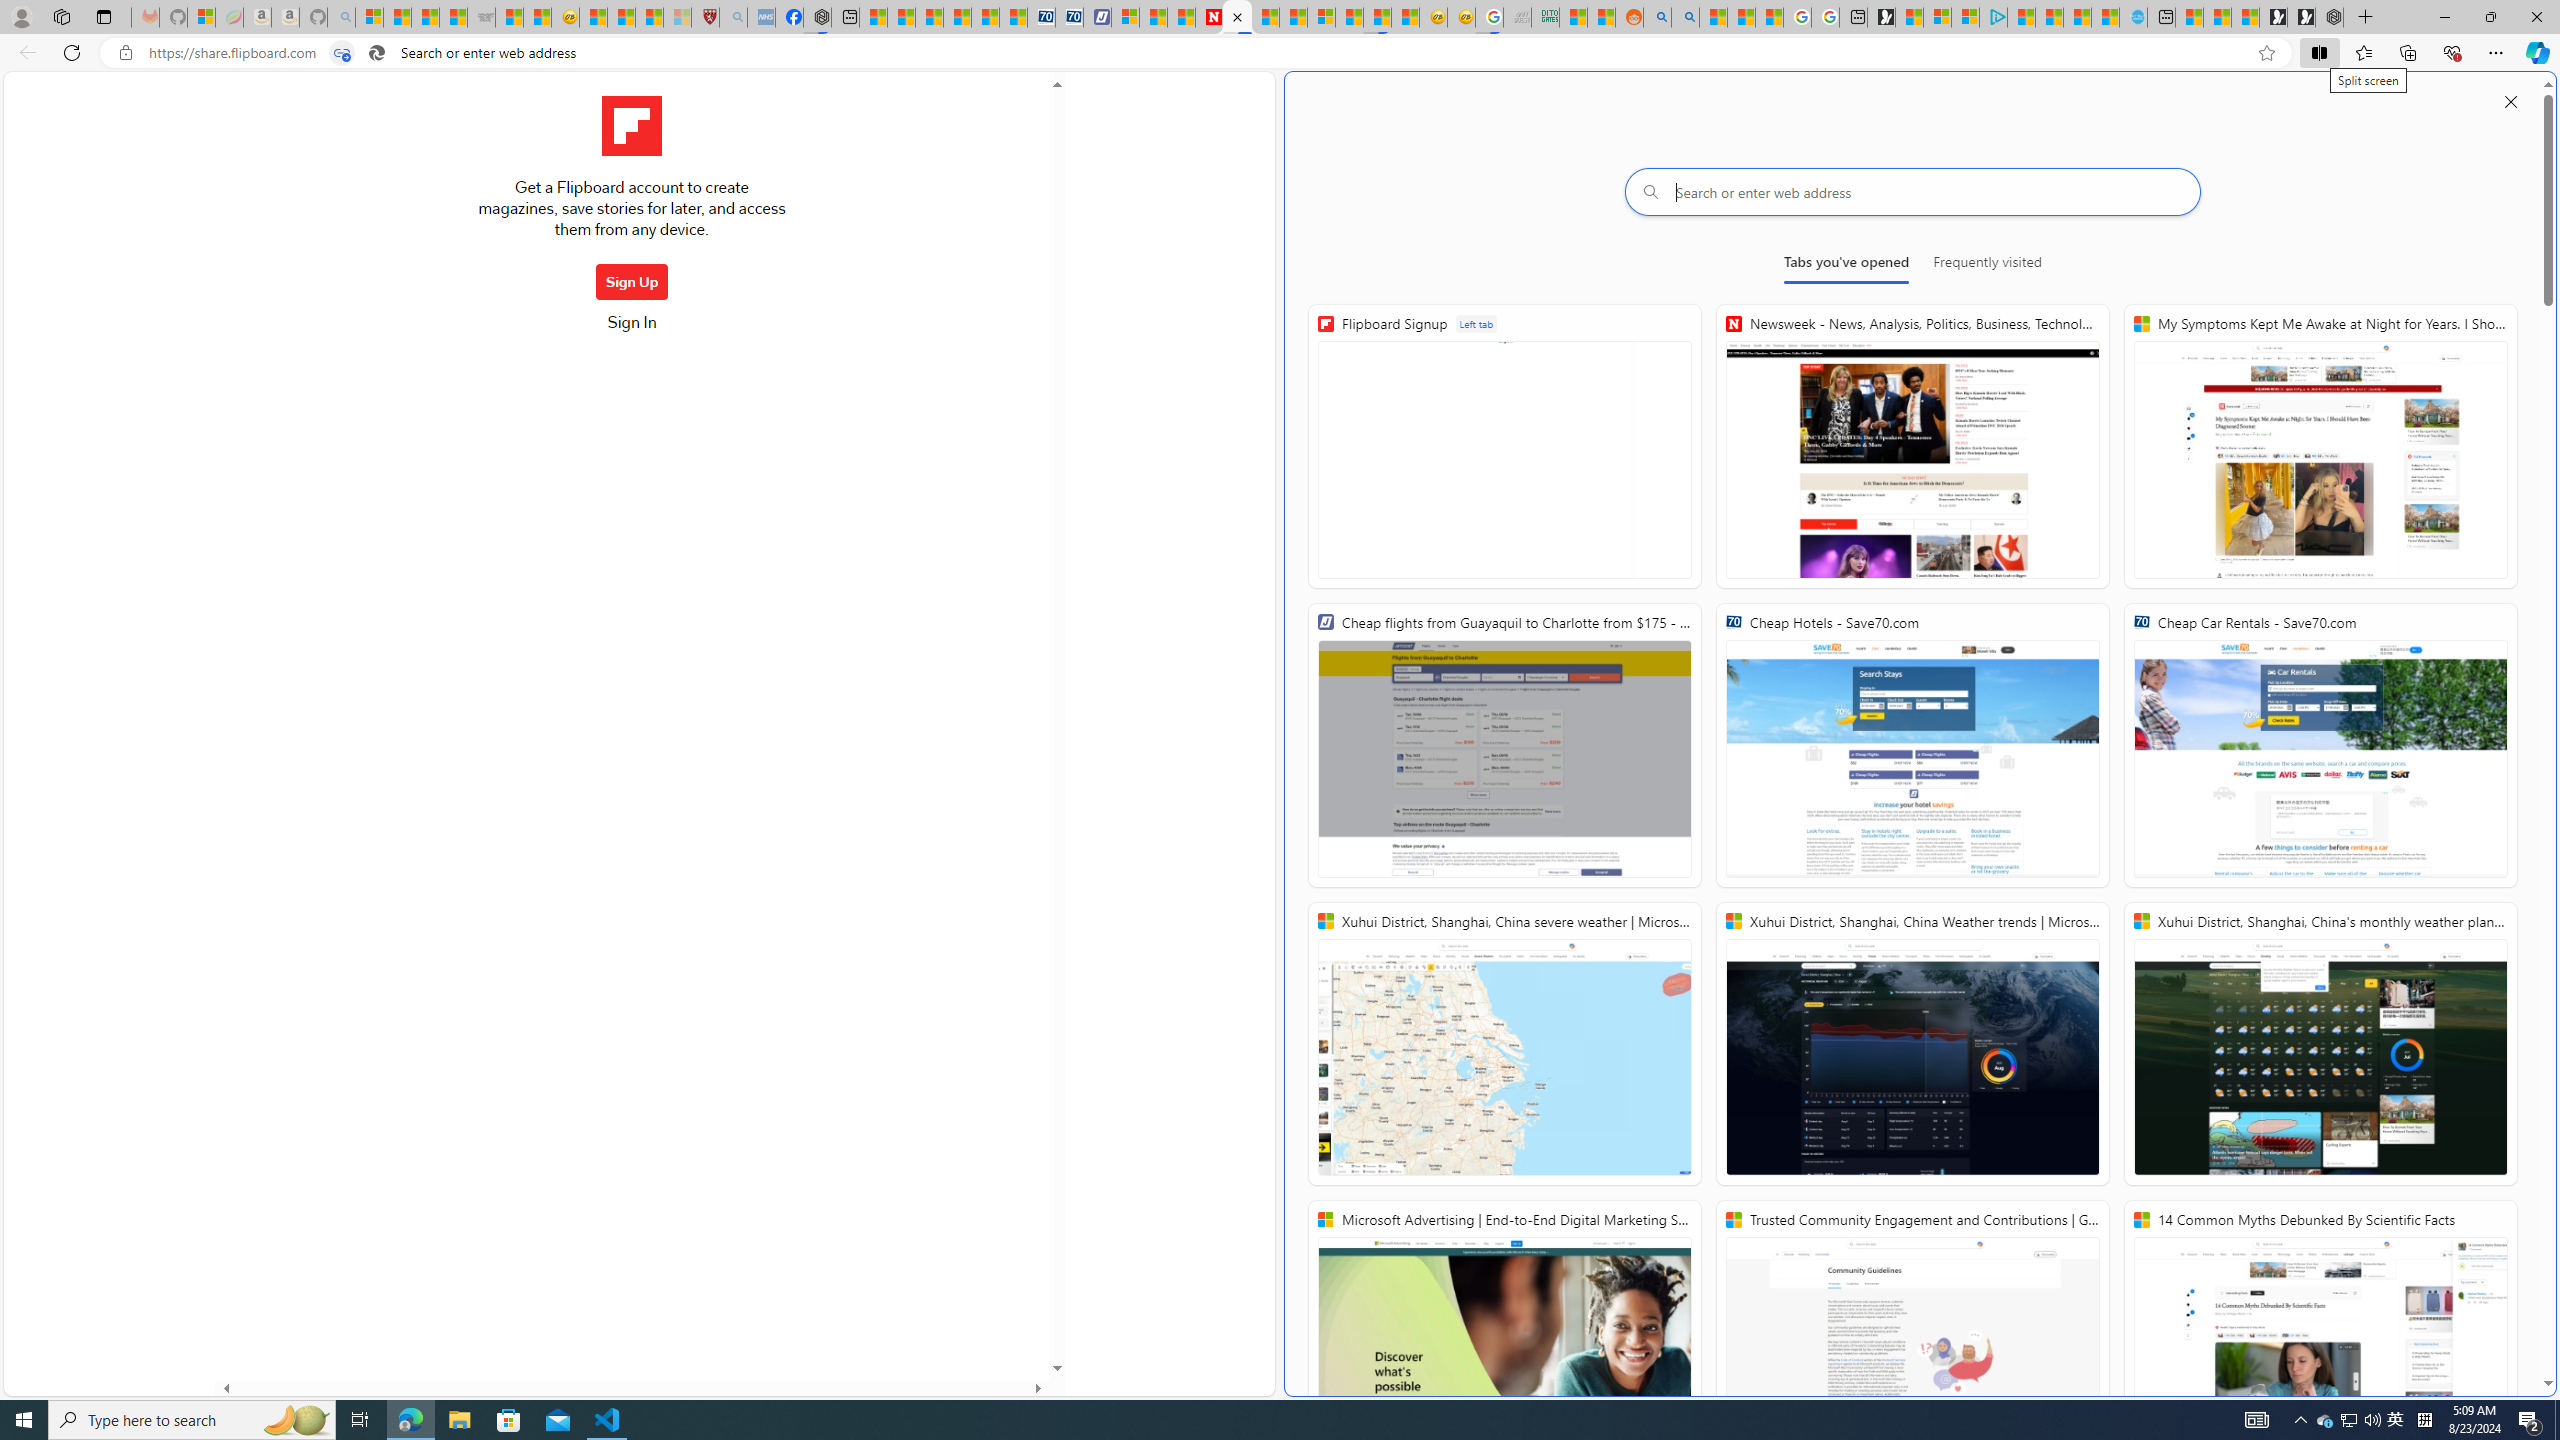  What do you see at coordinates (2319, 1341) in the screenshot?
I see `'14 Common Myths Debunked By Scientific Facts'` at bounding box center [2319, 1341].